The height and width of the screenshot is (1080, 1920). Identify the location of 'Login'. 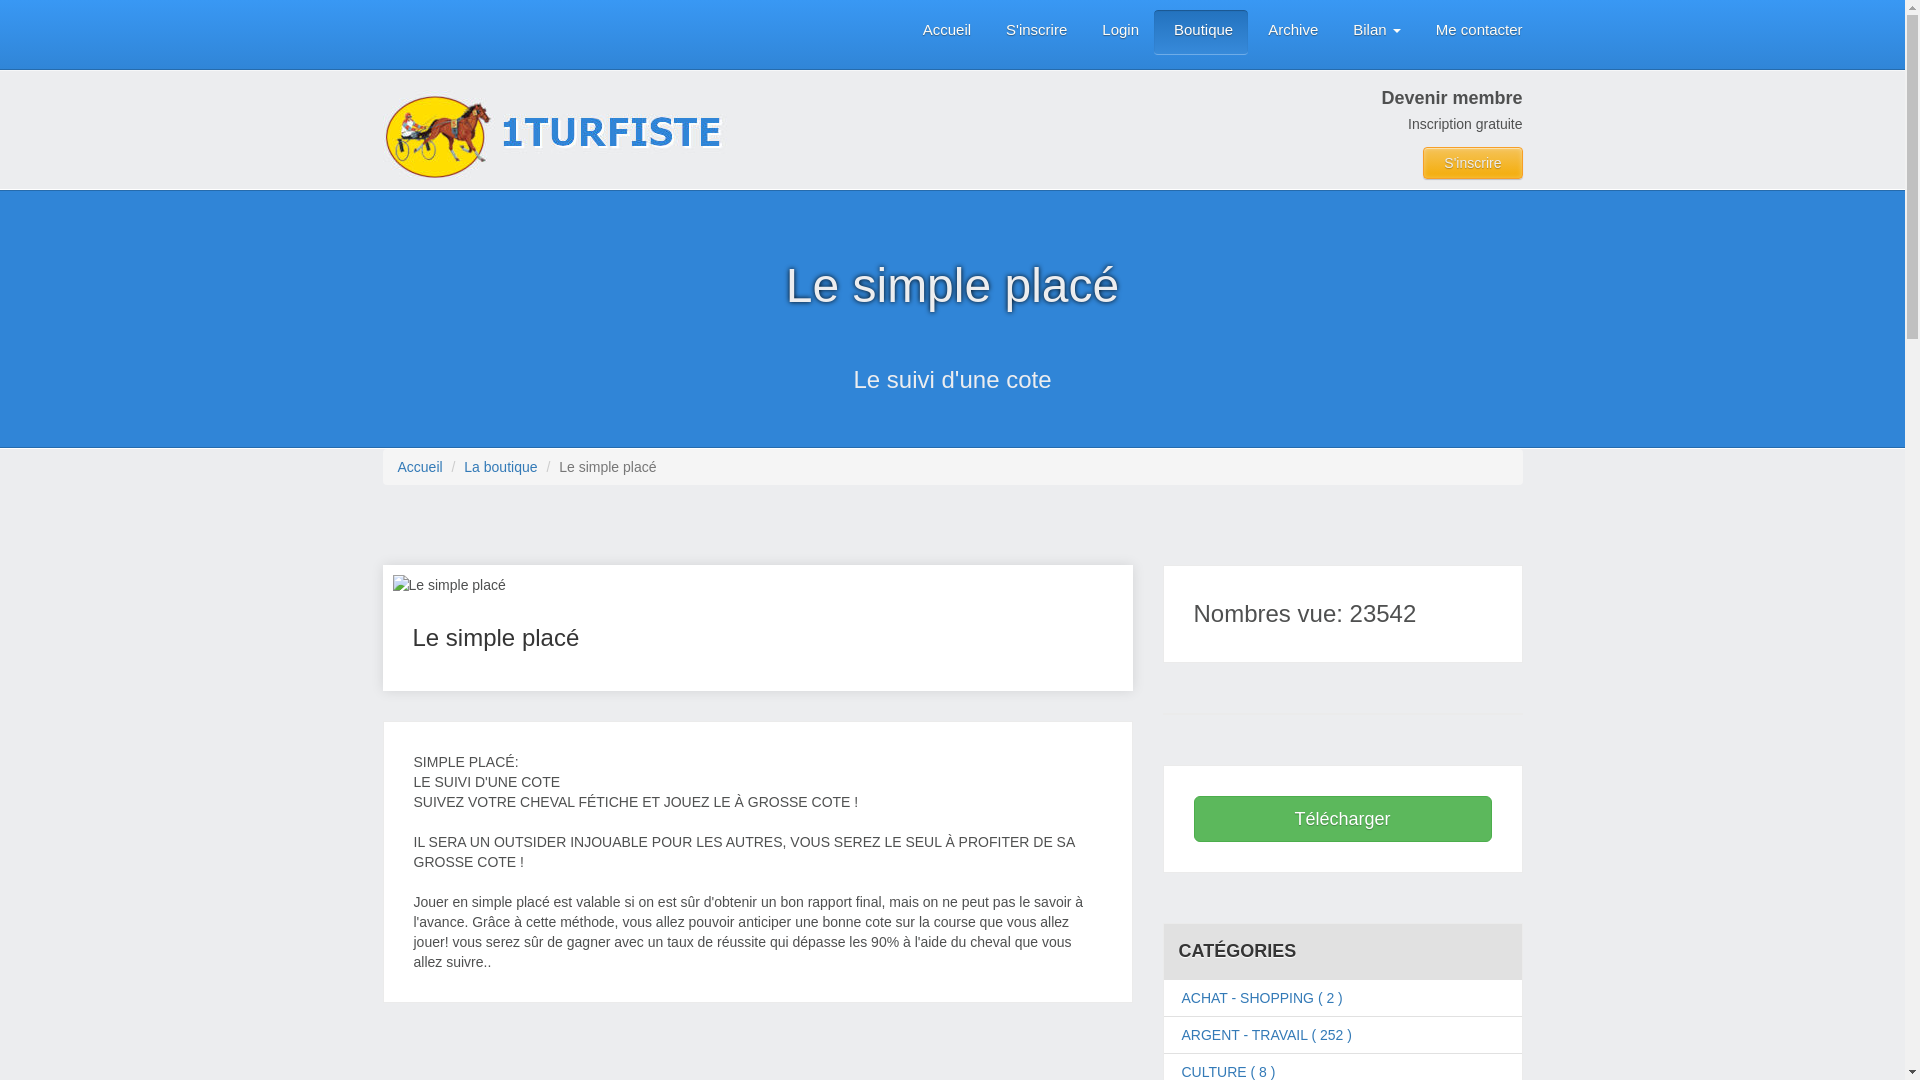
(1117, 32).